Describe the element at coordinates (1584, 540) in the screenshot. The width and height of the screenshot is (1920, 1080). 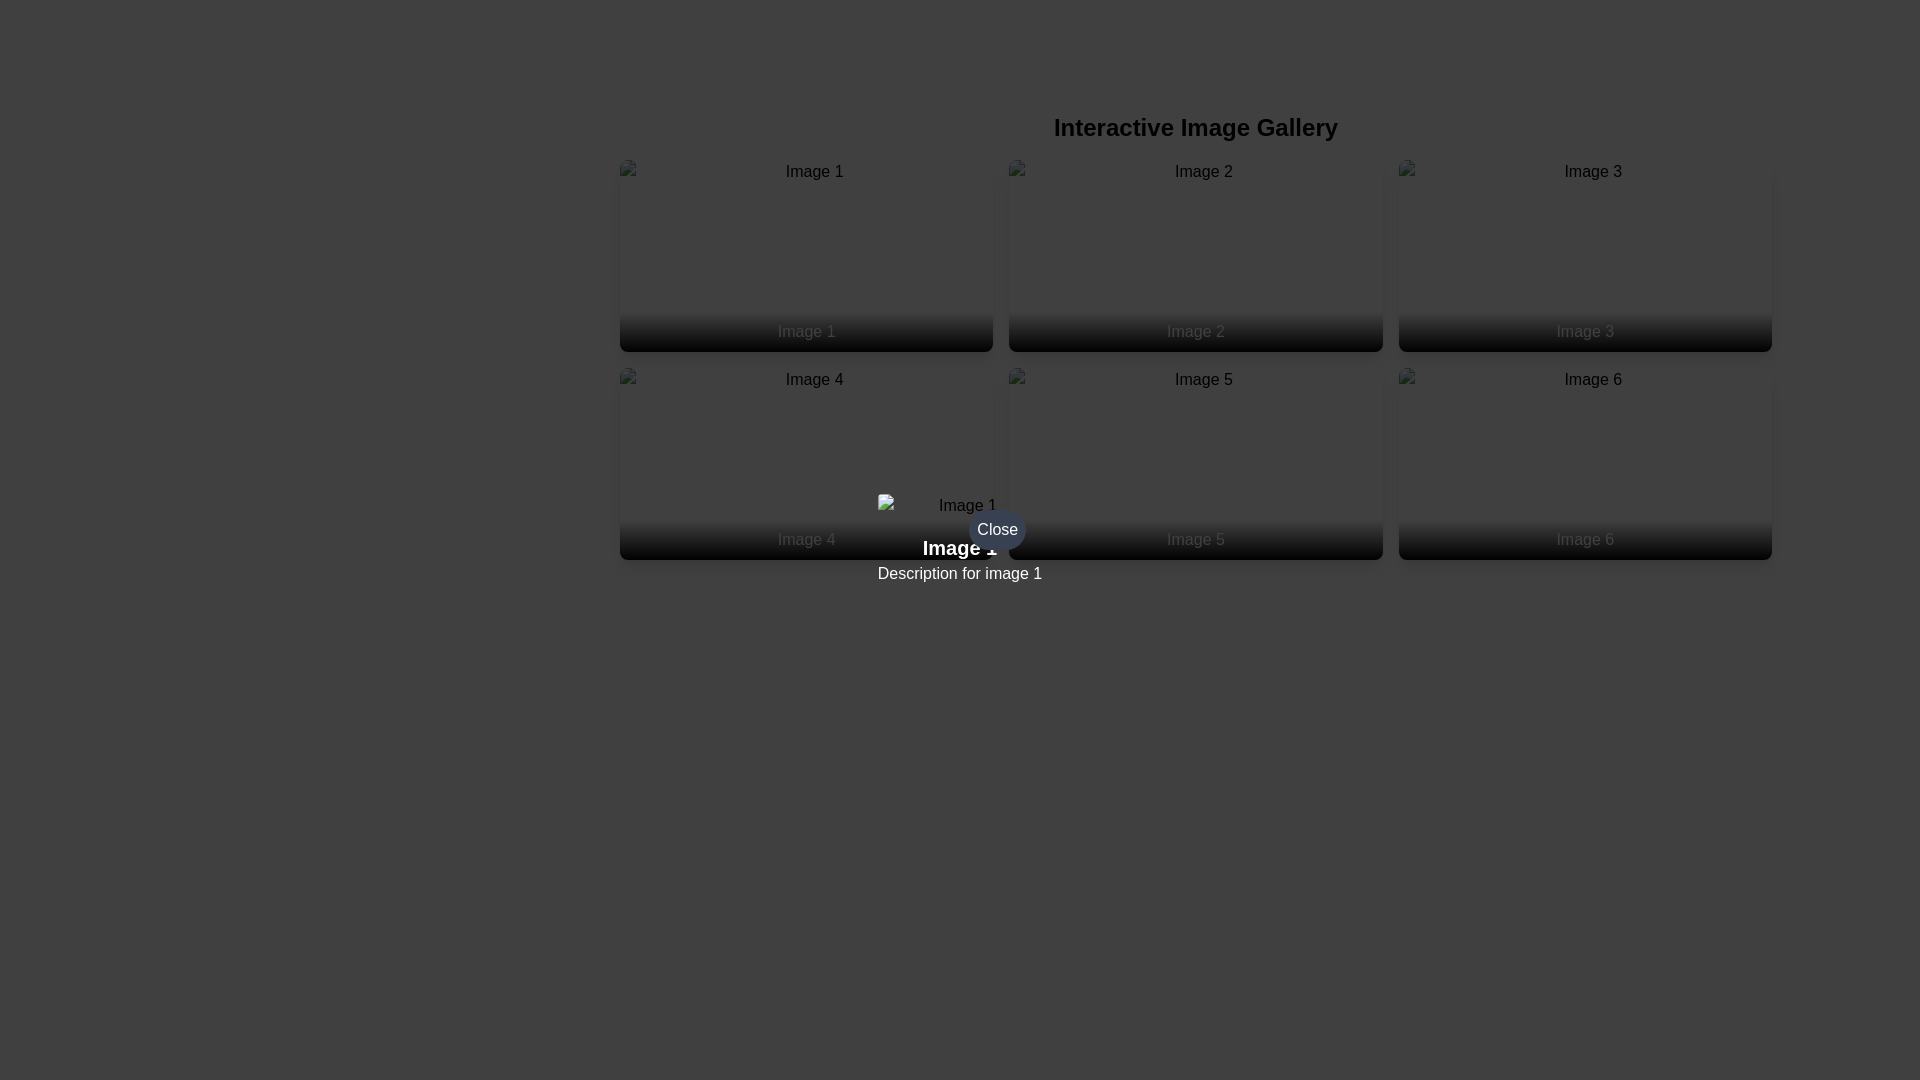
I see `the static text label displaying 'Image 6', which is located in the bottom segment of the sixth image tile in a 3x2 grid layout, centered horizontally within the bottom area` at that location.